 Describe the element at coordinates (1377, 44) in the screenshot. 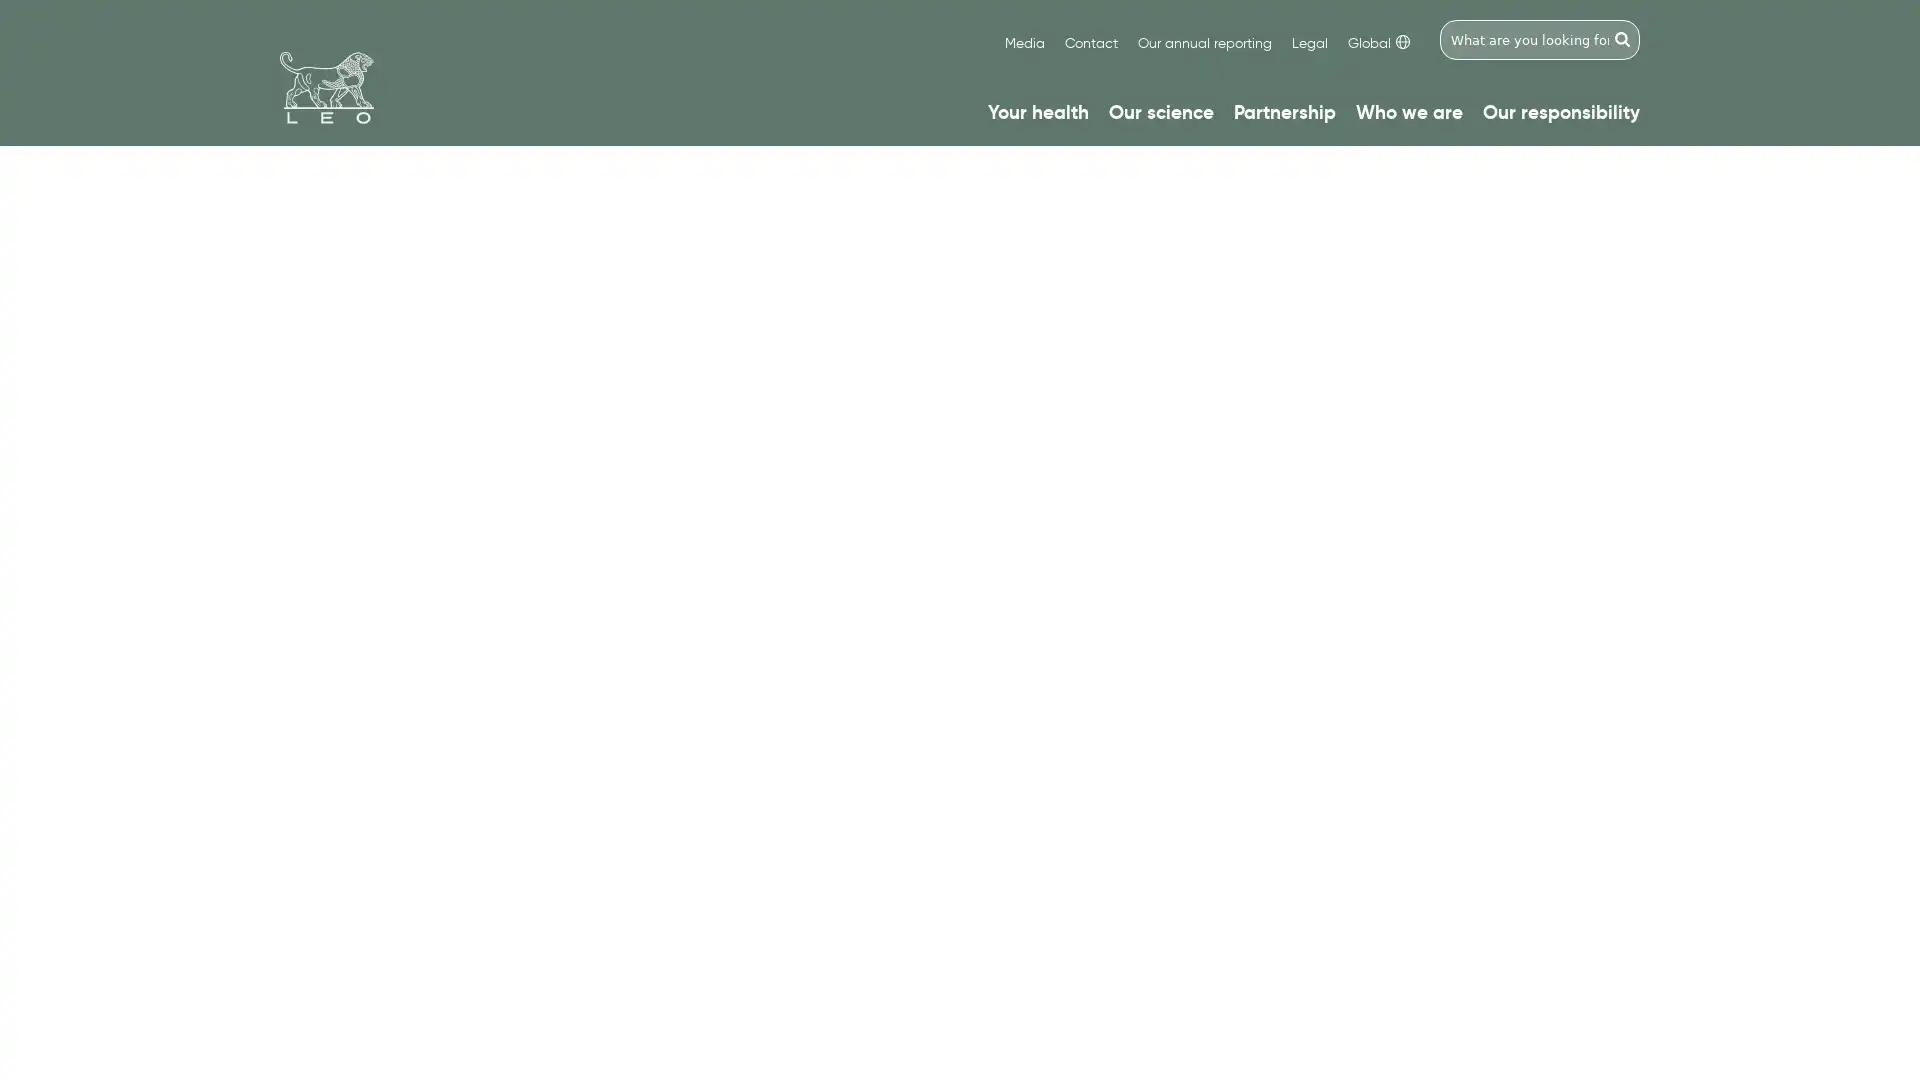

I see `Global` at that location.